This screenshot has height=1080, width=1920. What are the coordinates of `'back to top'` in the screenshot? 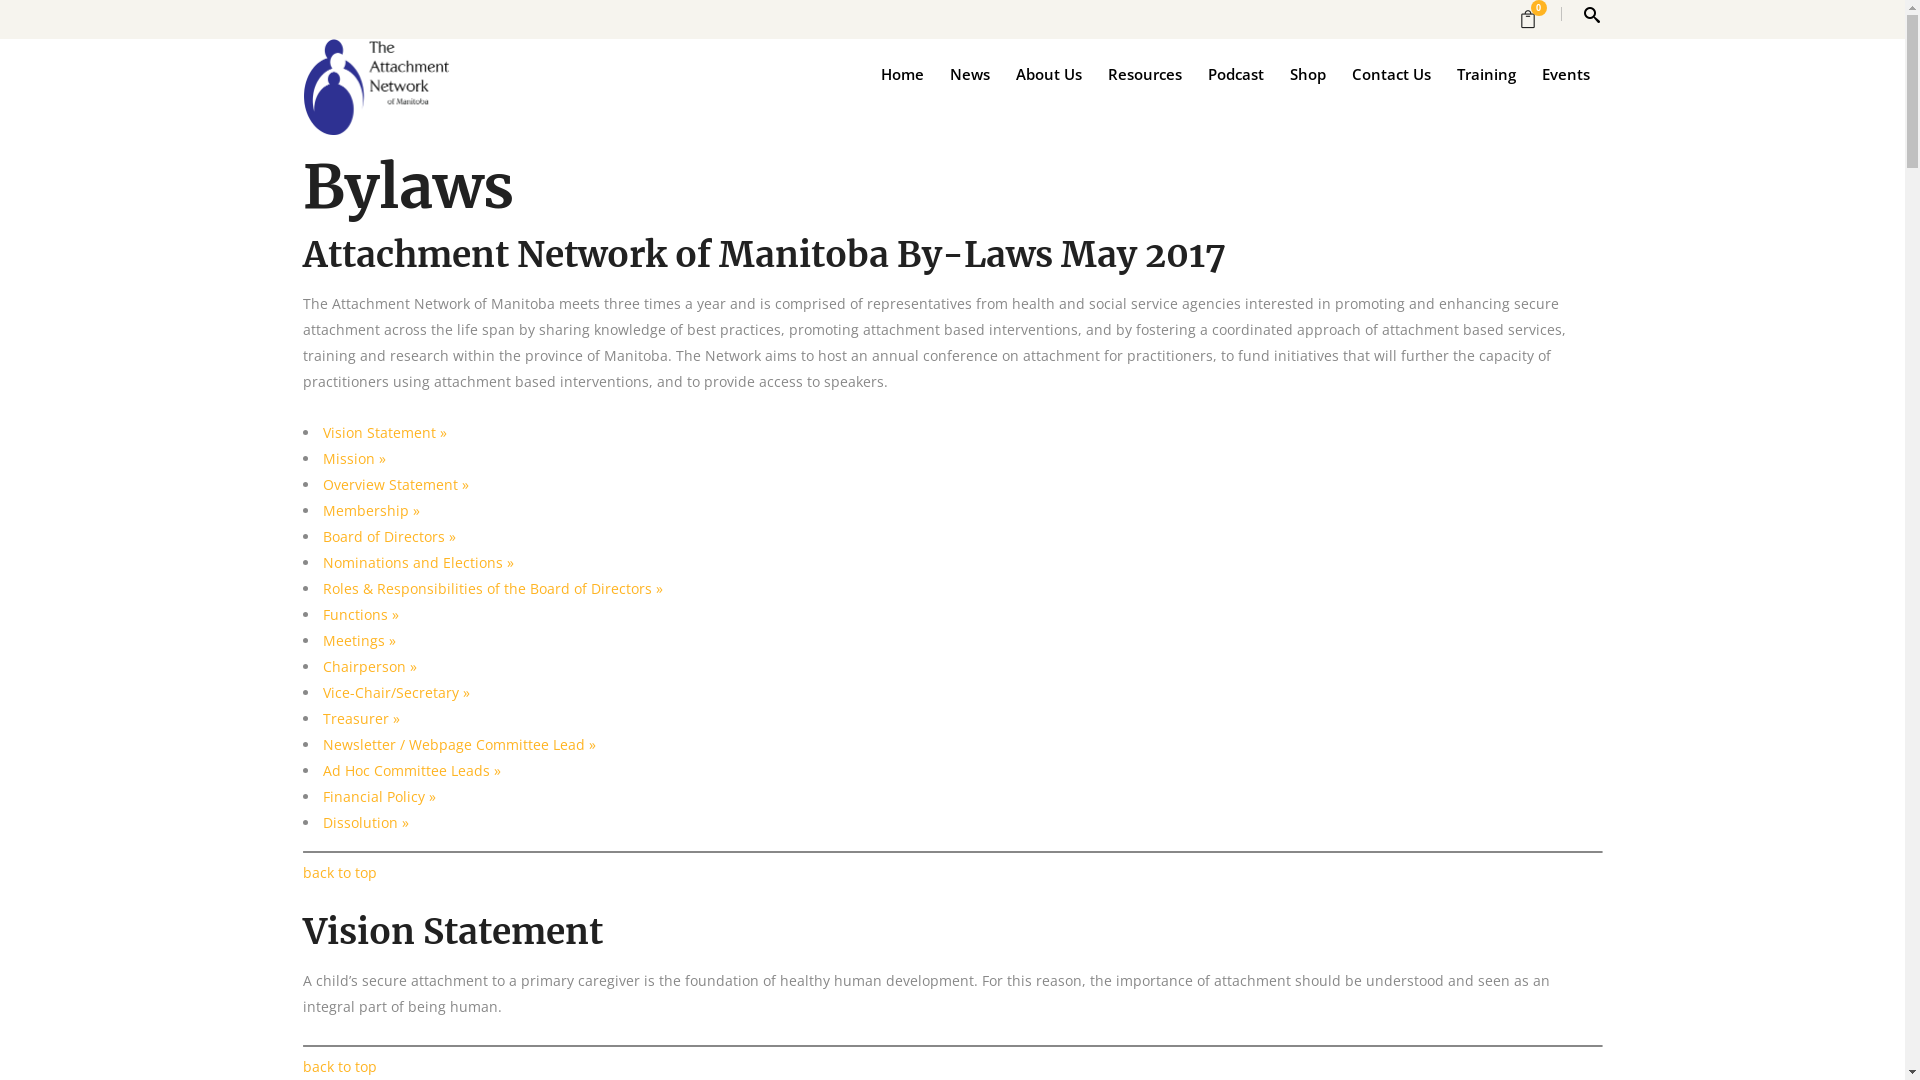 It's located at (301, 871).